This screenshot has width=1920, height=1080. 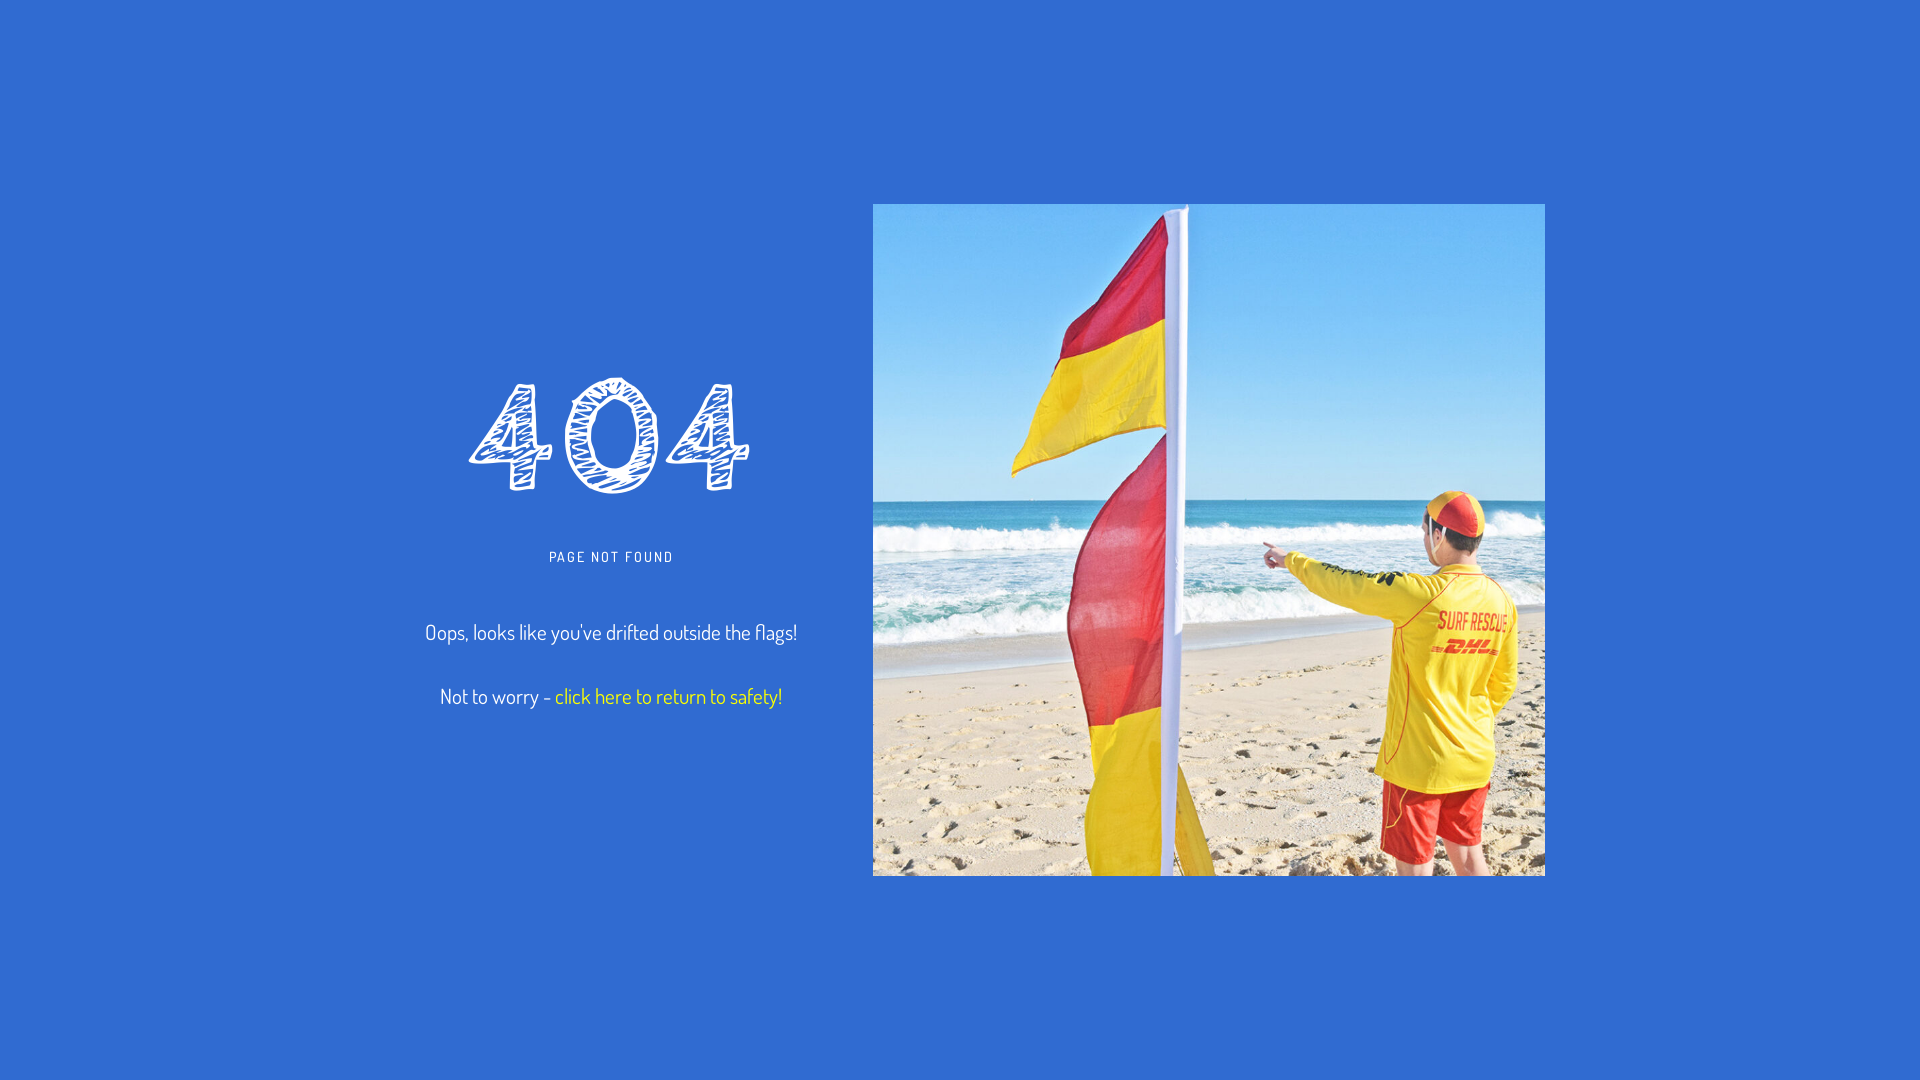 I want to click on 'click here to return to safety!', so click(x=668, y=694).